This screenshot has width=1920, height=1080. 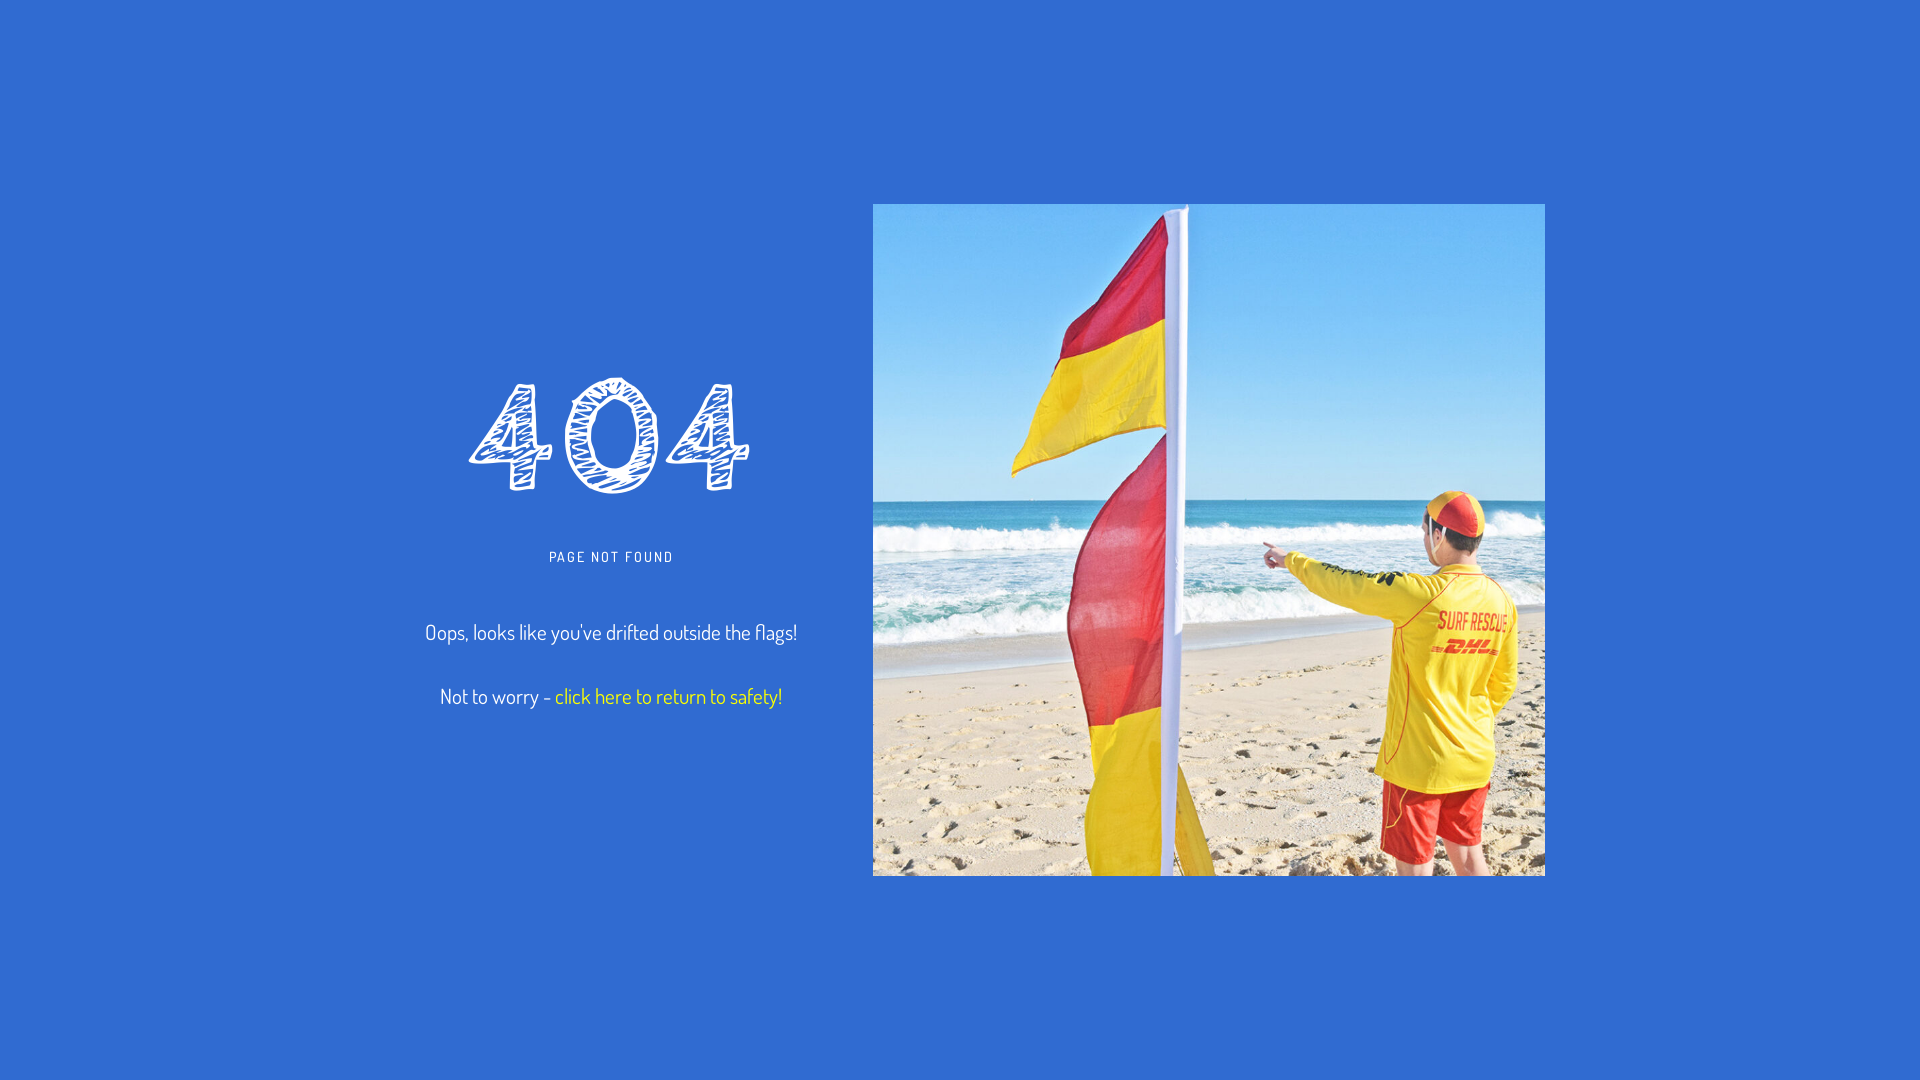 I want to click on 'click here to return to safety!', so click(x=668, y=694).